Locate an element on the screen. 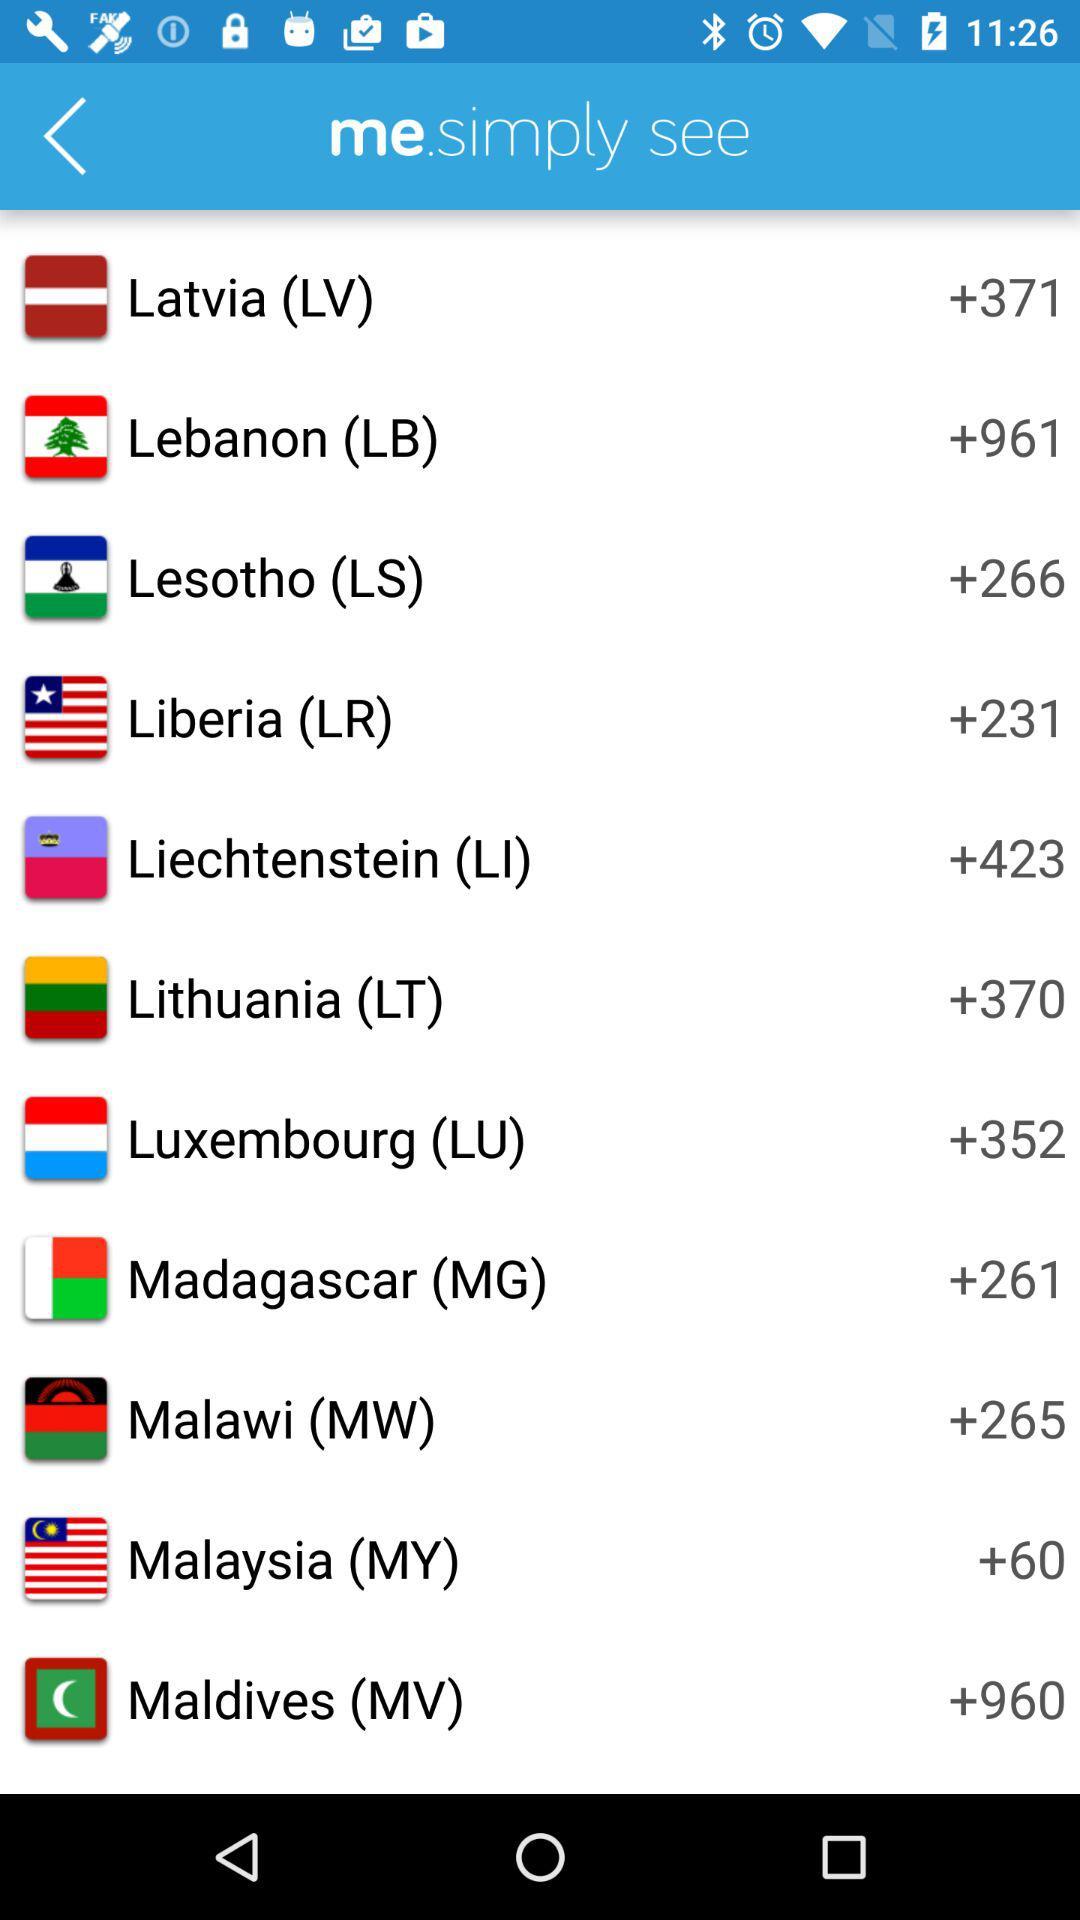 Image resolution: width=1080 pixels, height=1920 pixels. item below the +266 is located at coordinates (1007, 716).